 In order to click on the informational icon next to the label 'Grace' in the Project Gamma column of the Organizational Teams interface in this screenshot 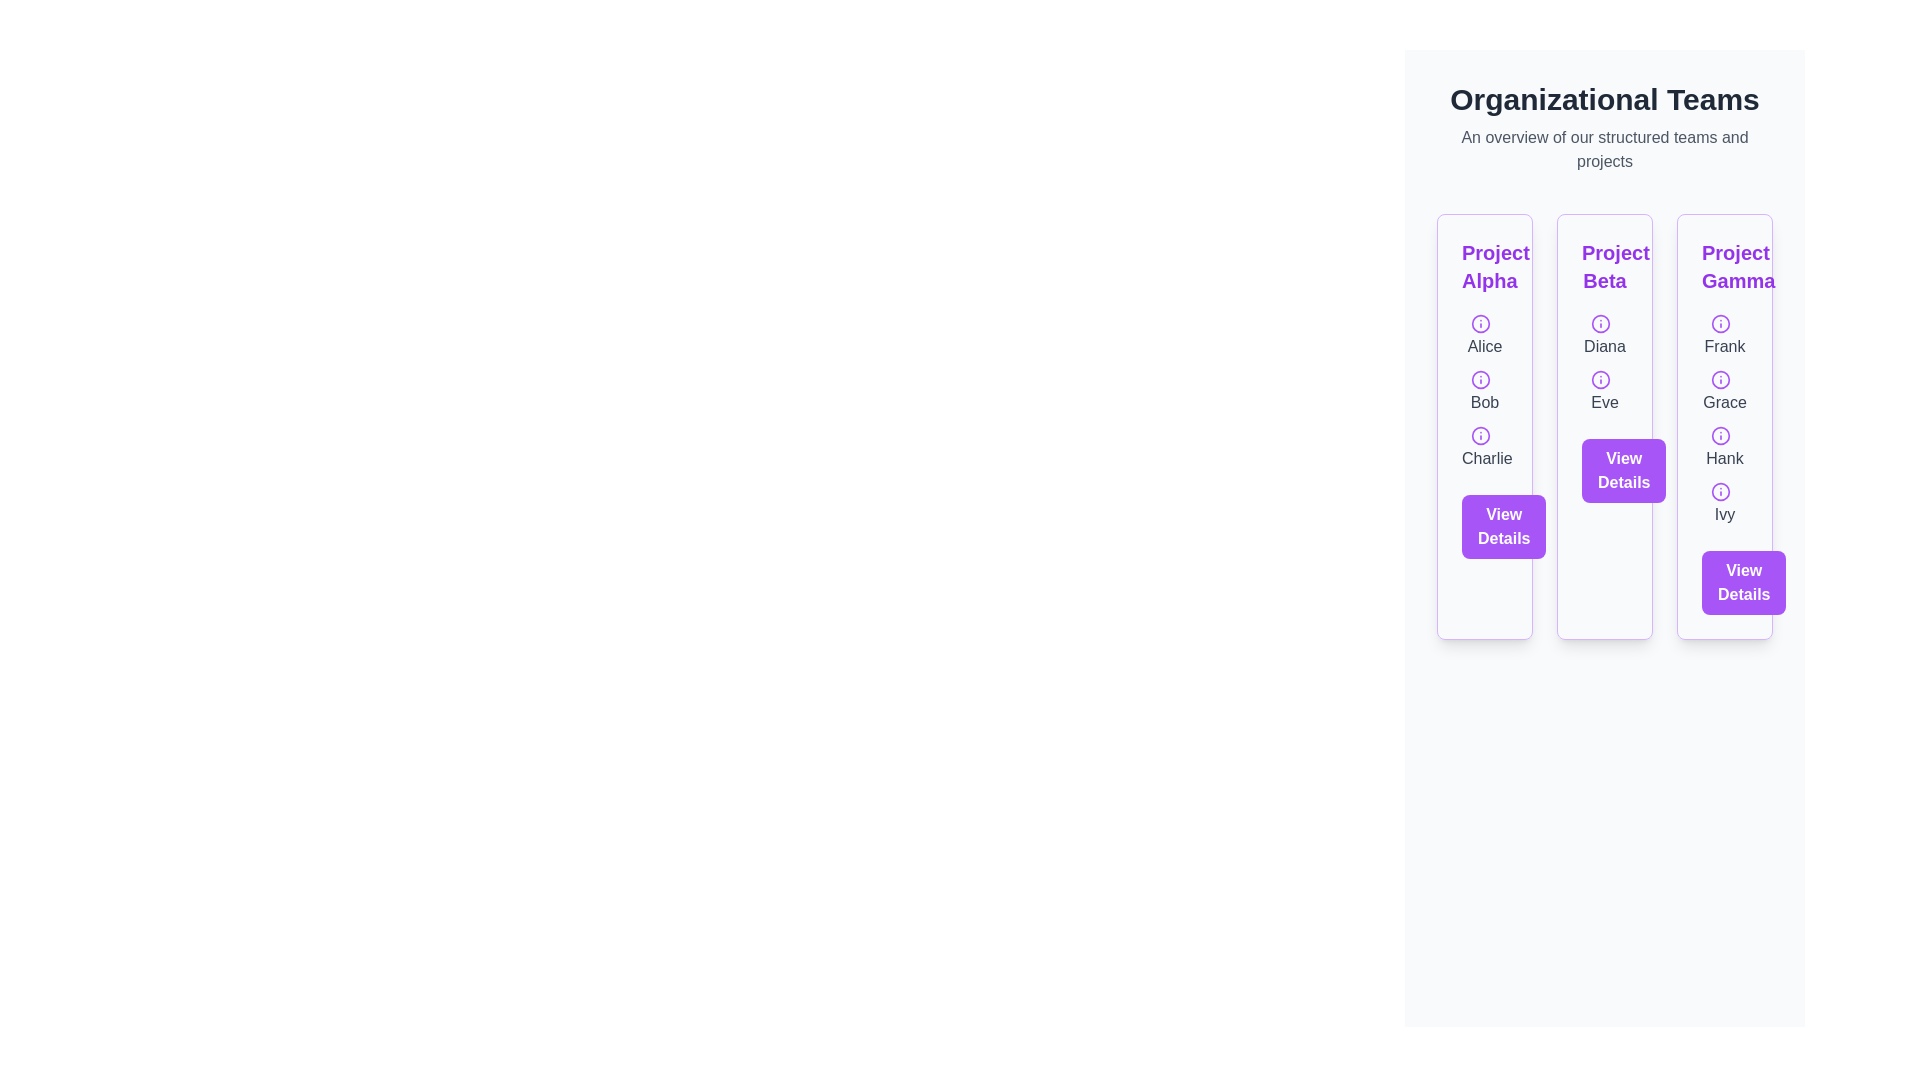, I will do `click(1720, 378)`.